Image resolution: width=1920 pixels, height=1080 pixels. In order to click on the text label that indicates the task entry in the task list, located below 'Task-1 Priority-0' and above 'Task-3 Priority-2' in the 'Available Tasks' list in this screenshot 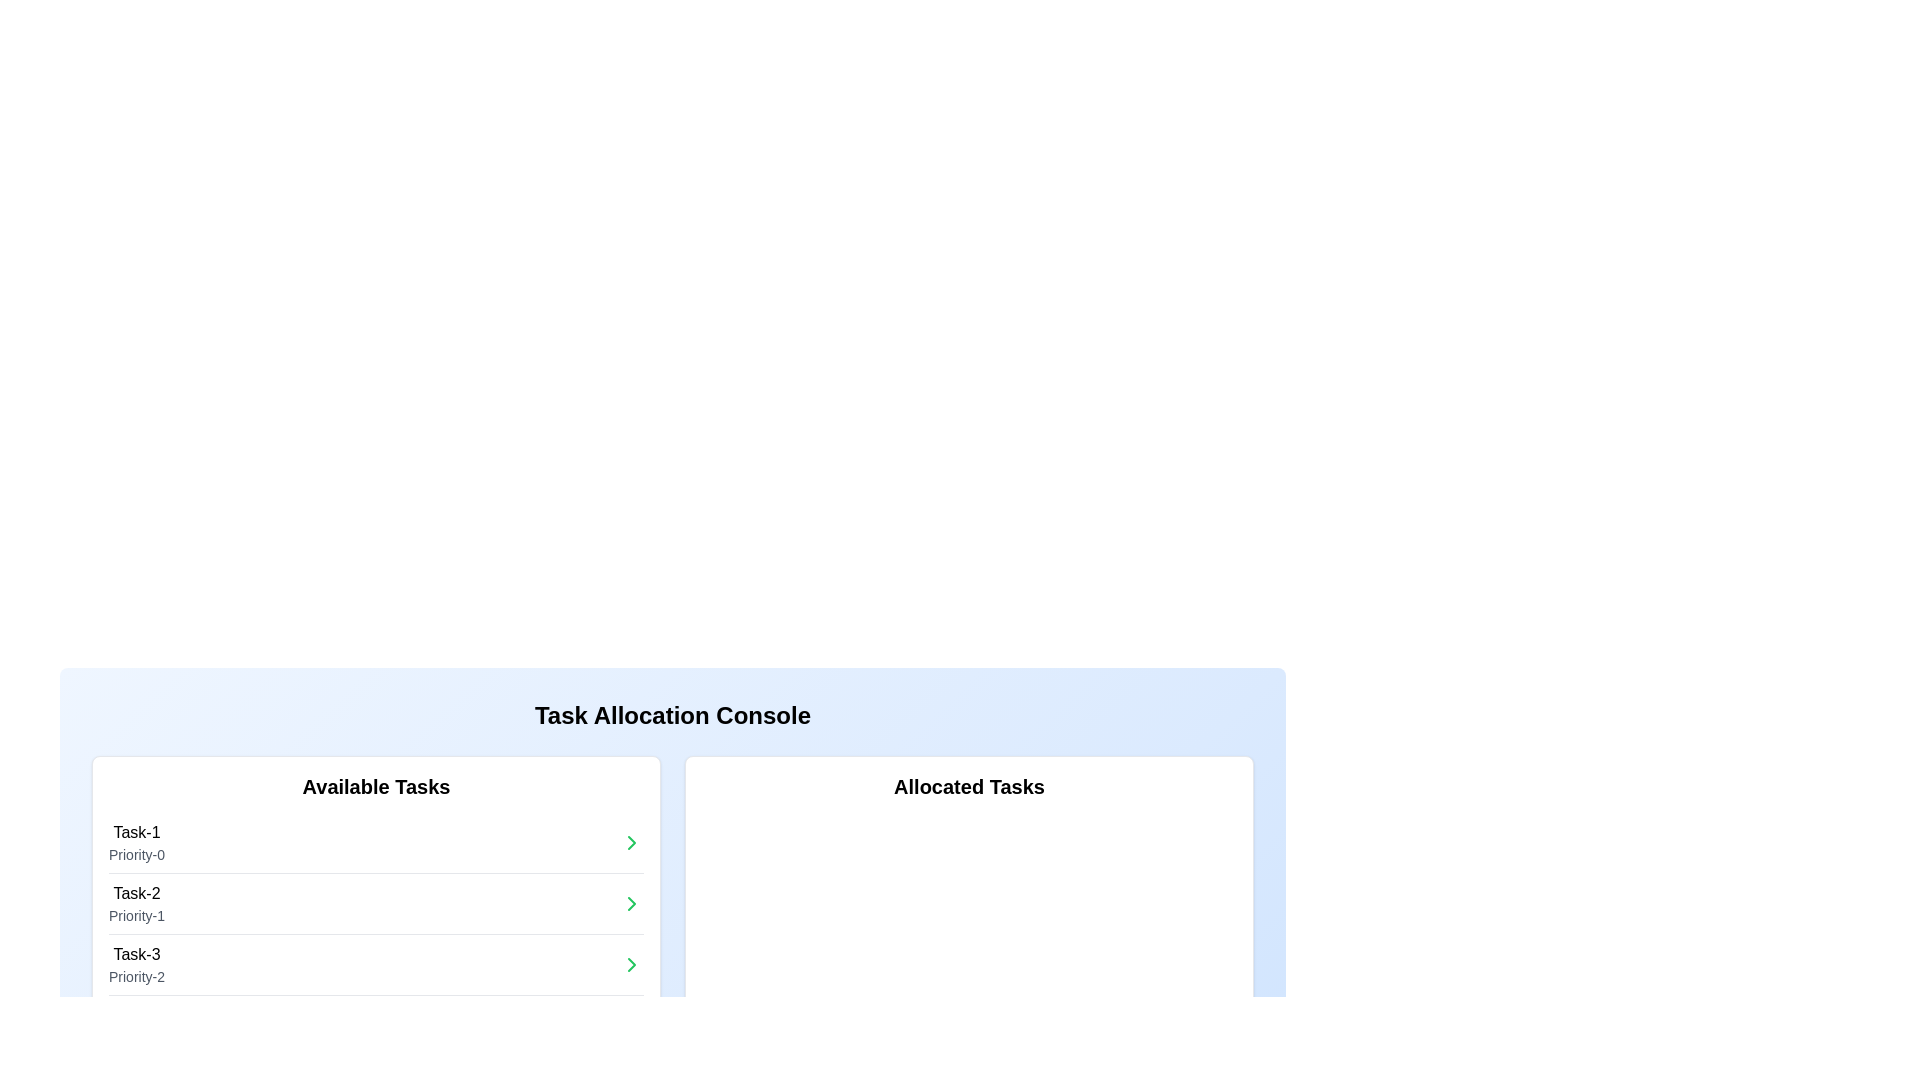, I will do `click(136, 893)`.